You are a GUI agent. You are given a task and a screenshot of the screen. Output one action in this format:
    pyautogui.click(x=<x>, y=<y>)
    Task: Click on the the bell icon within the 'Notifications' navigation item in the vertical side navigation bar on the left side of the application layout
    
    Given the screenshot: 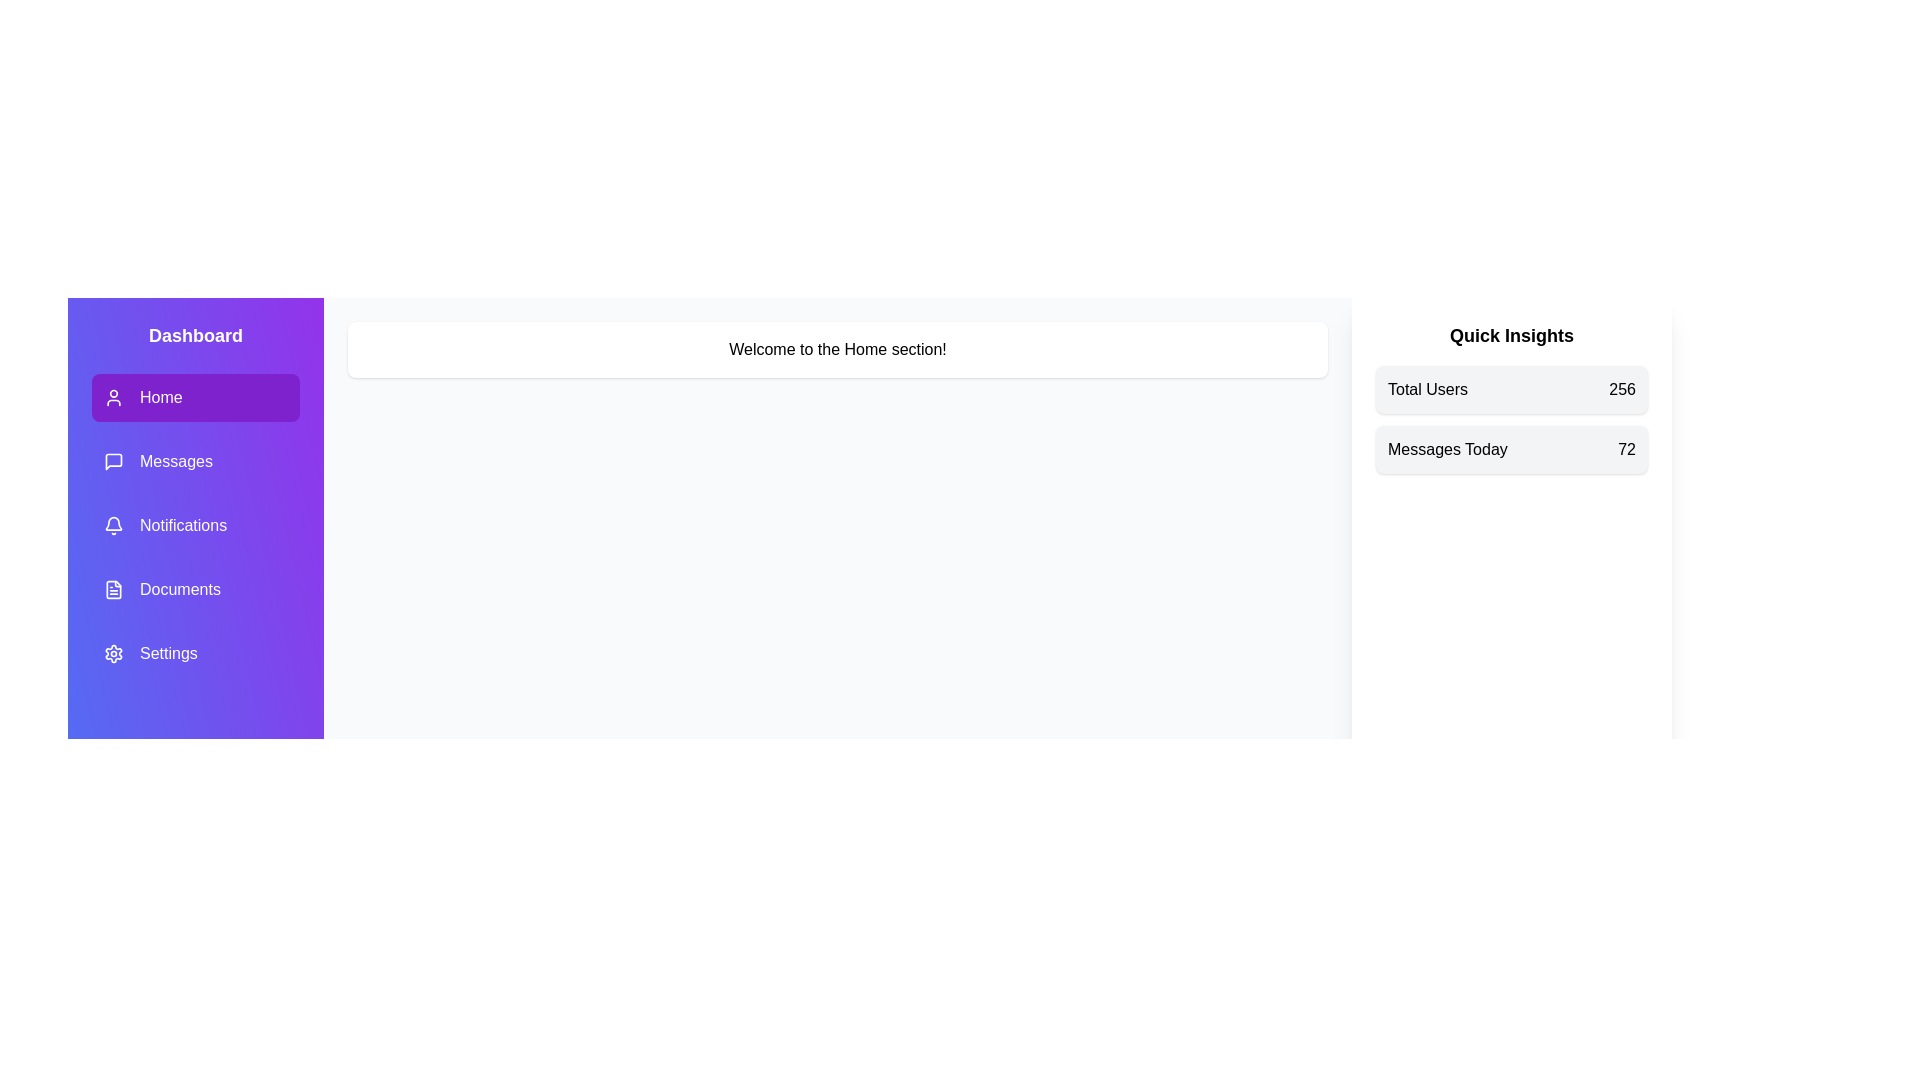 What is the action you would take?
    pyautogui.click(x=113, y=524)
    